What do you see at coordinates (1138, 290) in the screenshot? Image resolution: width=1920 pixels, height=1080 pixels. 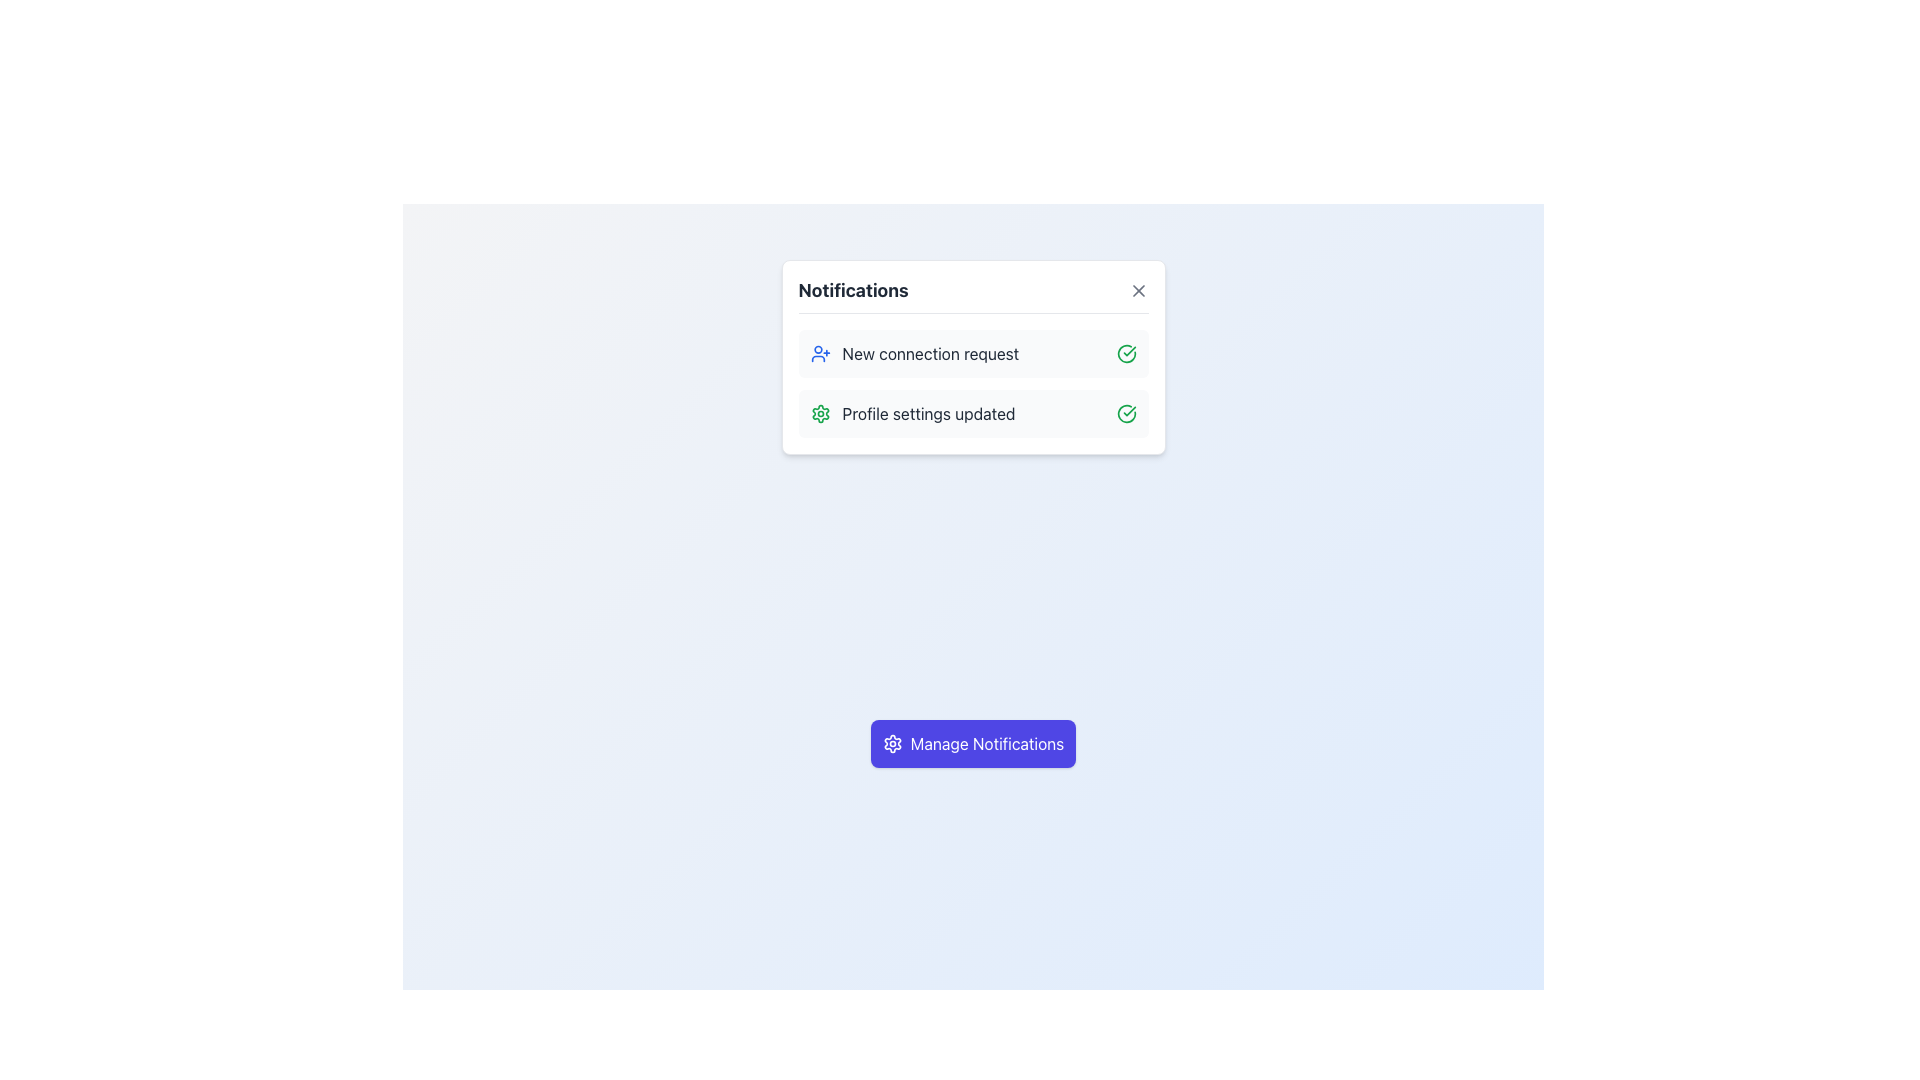 I see `the close icon button, which is a diagonal cross icon in the top-right corner of the notification box` at bounding box center [1138, 290].